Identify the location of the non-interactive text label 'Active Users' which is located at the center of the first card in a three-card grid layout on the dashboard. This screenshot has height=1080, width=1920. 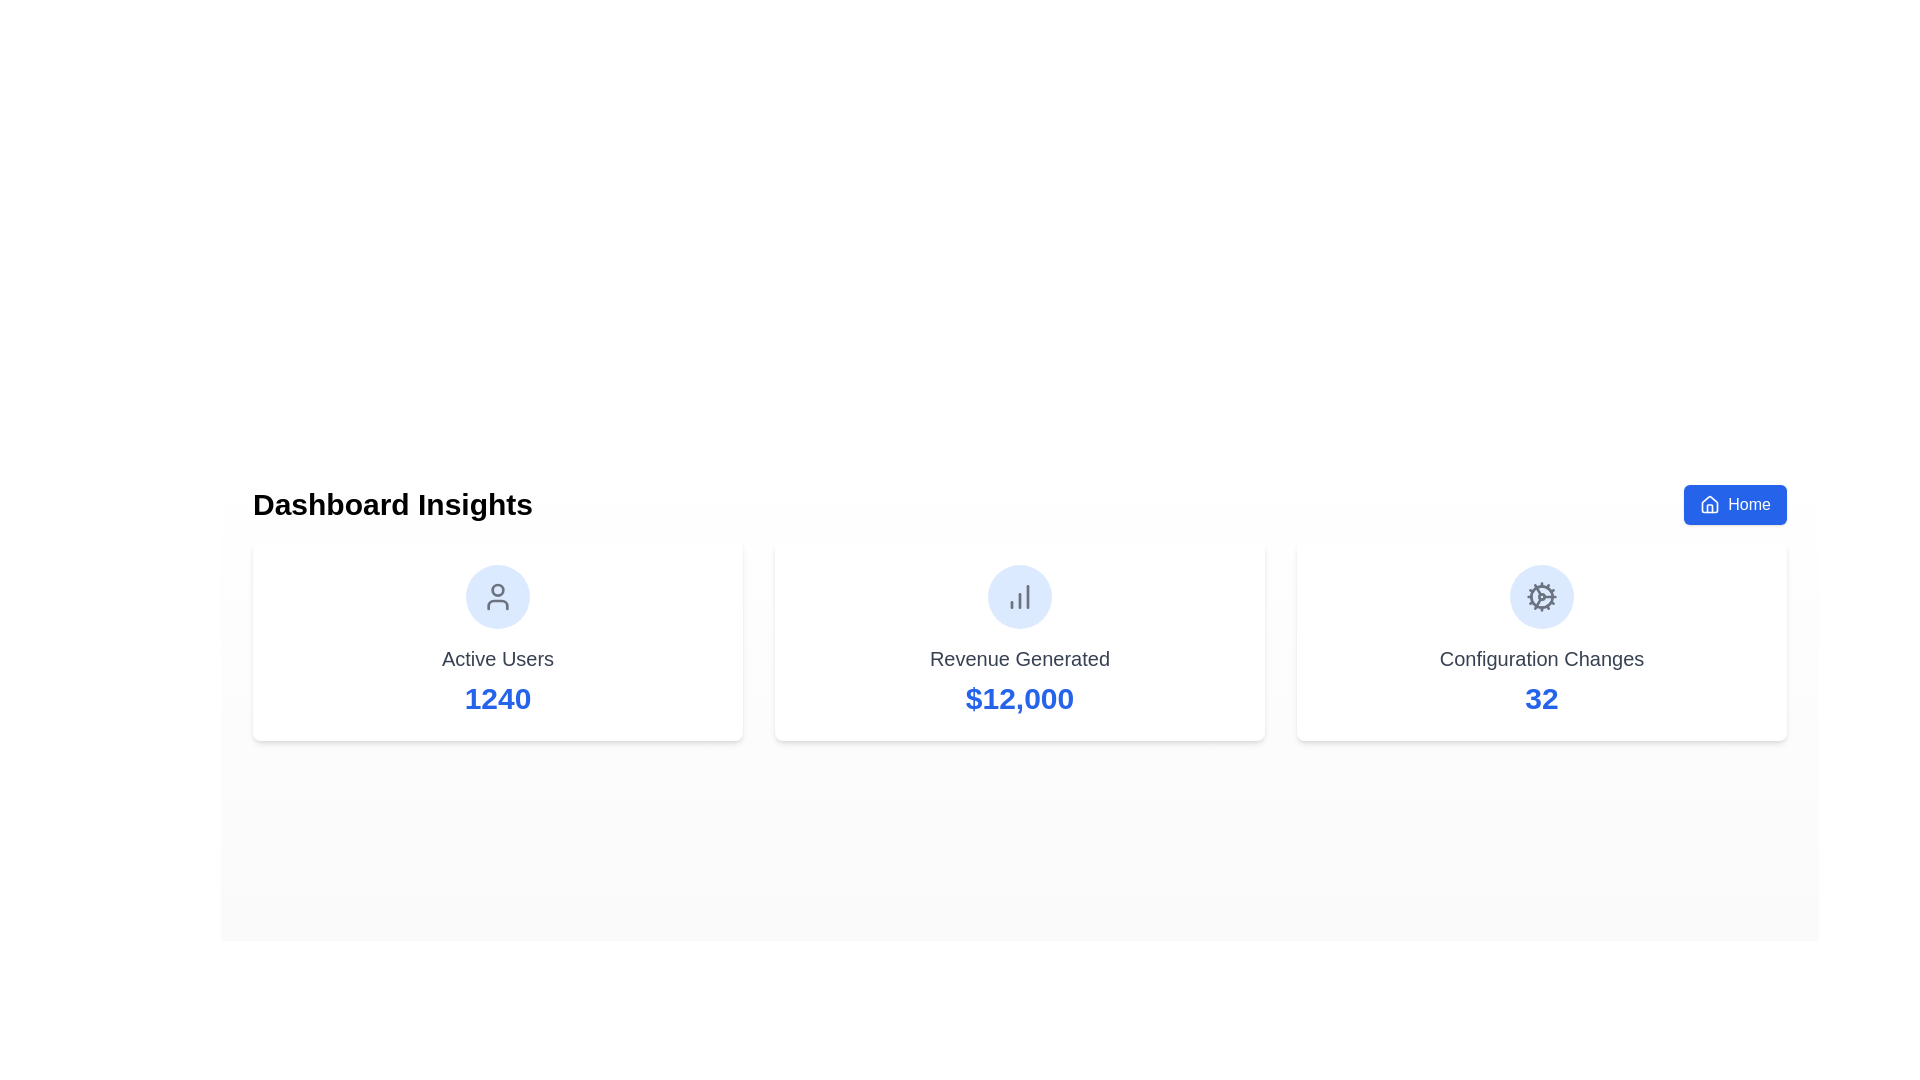
(498, 659).